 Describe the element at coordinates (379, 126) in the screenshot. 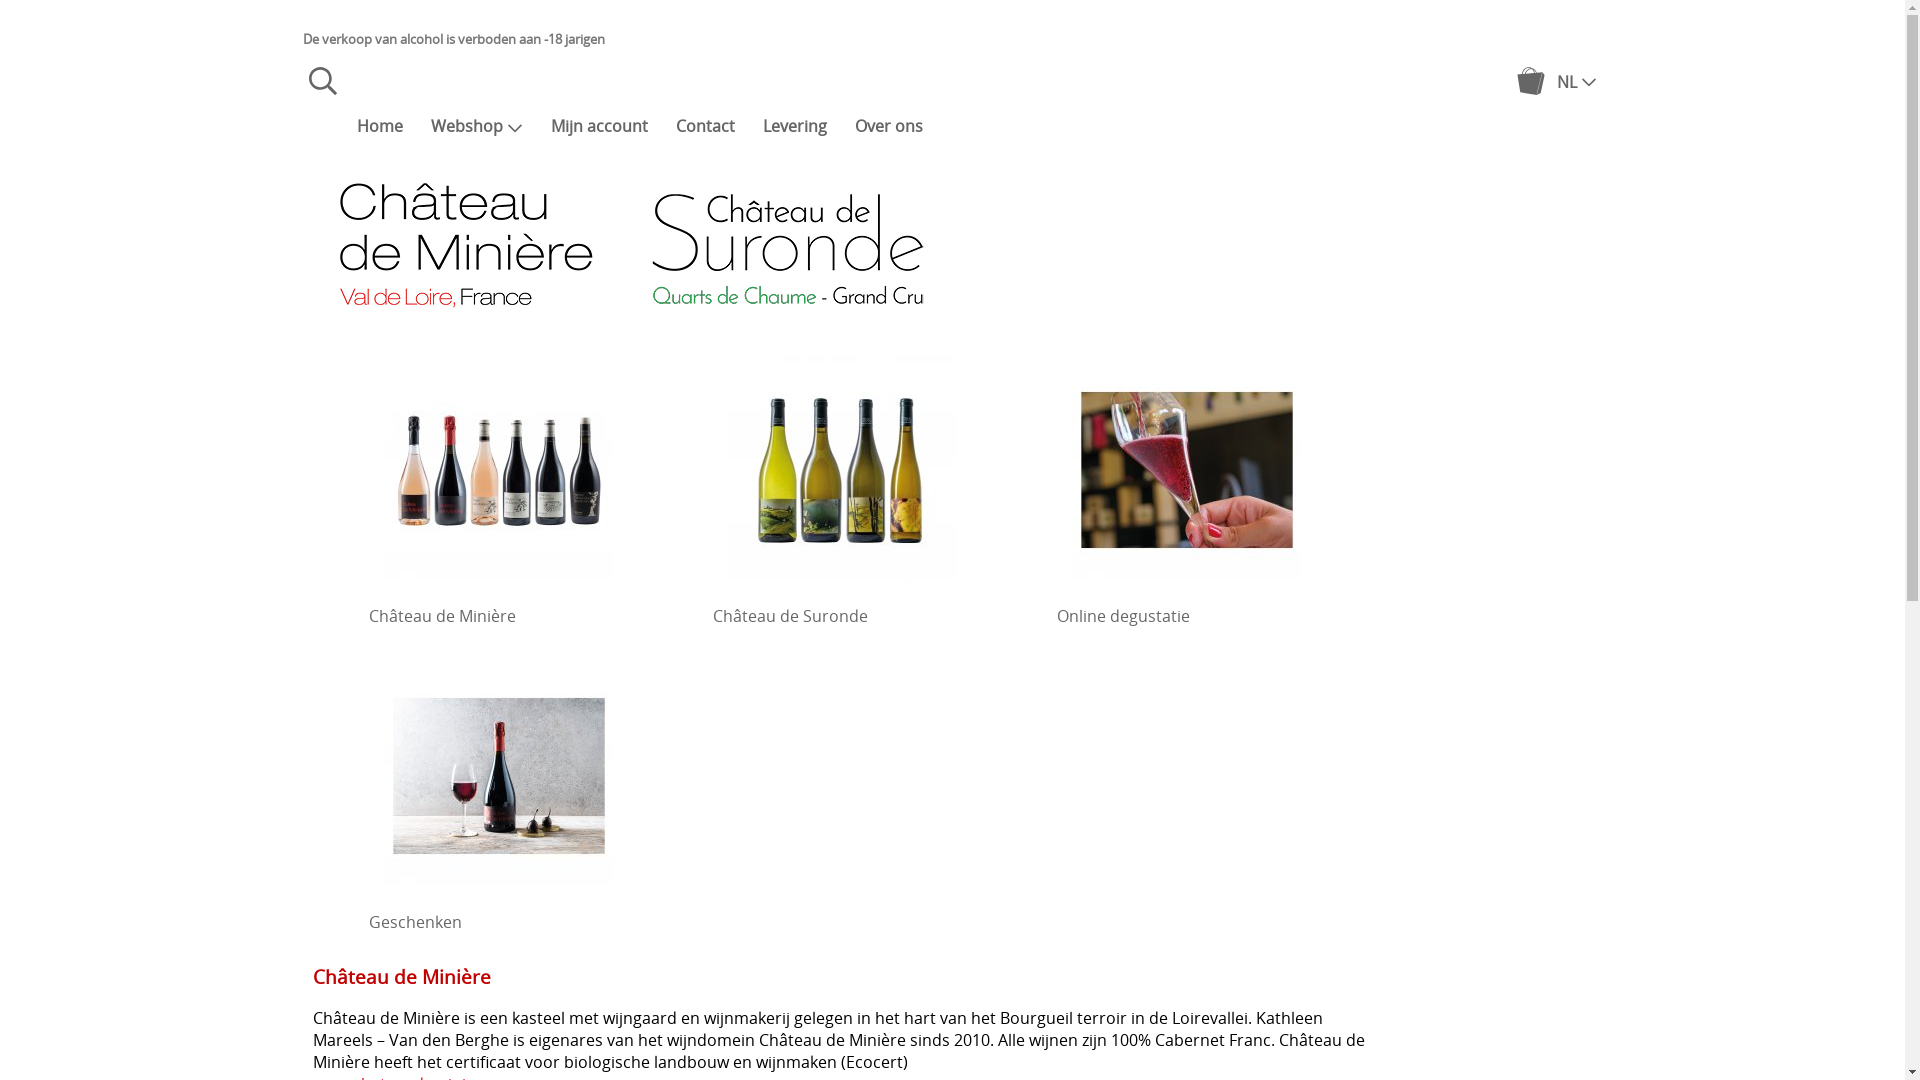

I see `'Home'` at that location.